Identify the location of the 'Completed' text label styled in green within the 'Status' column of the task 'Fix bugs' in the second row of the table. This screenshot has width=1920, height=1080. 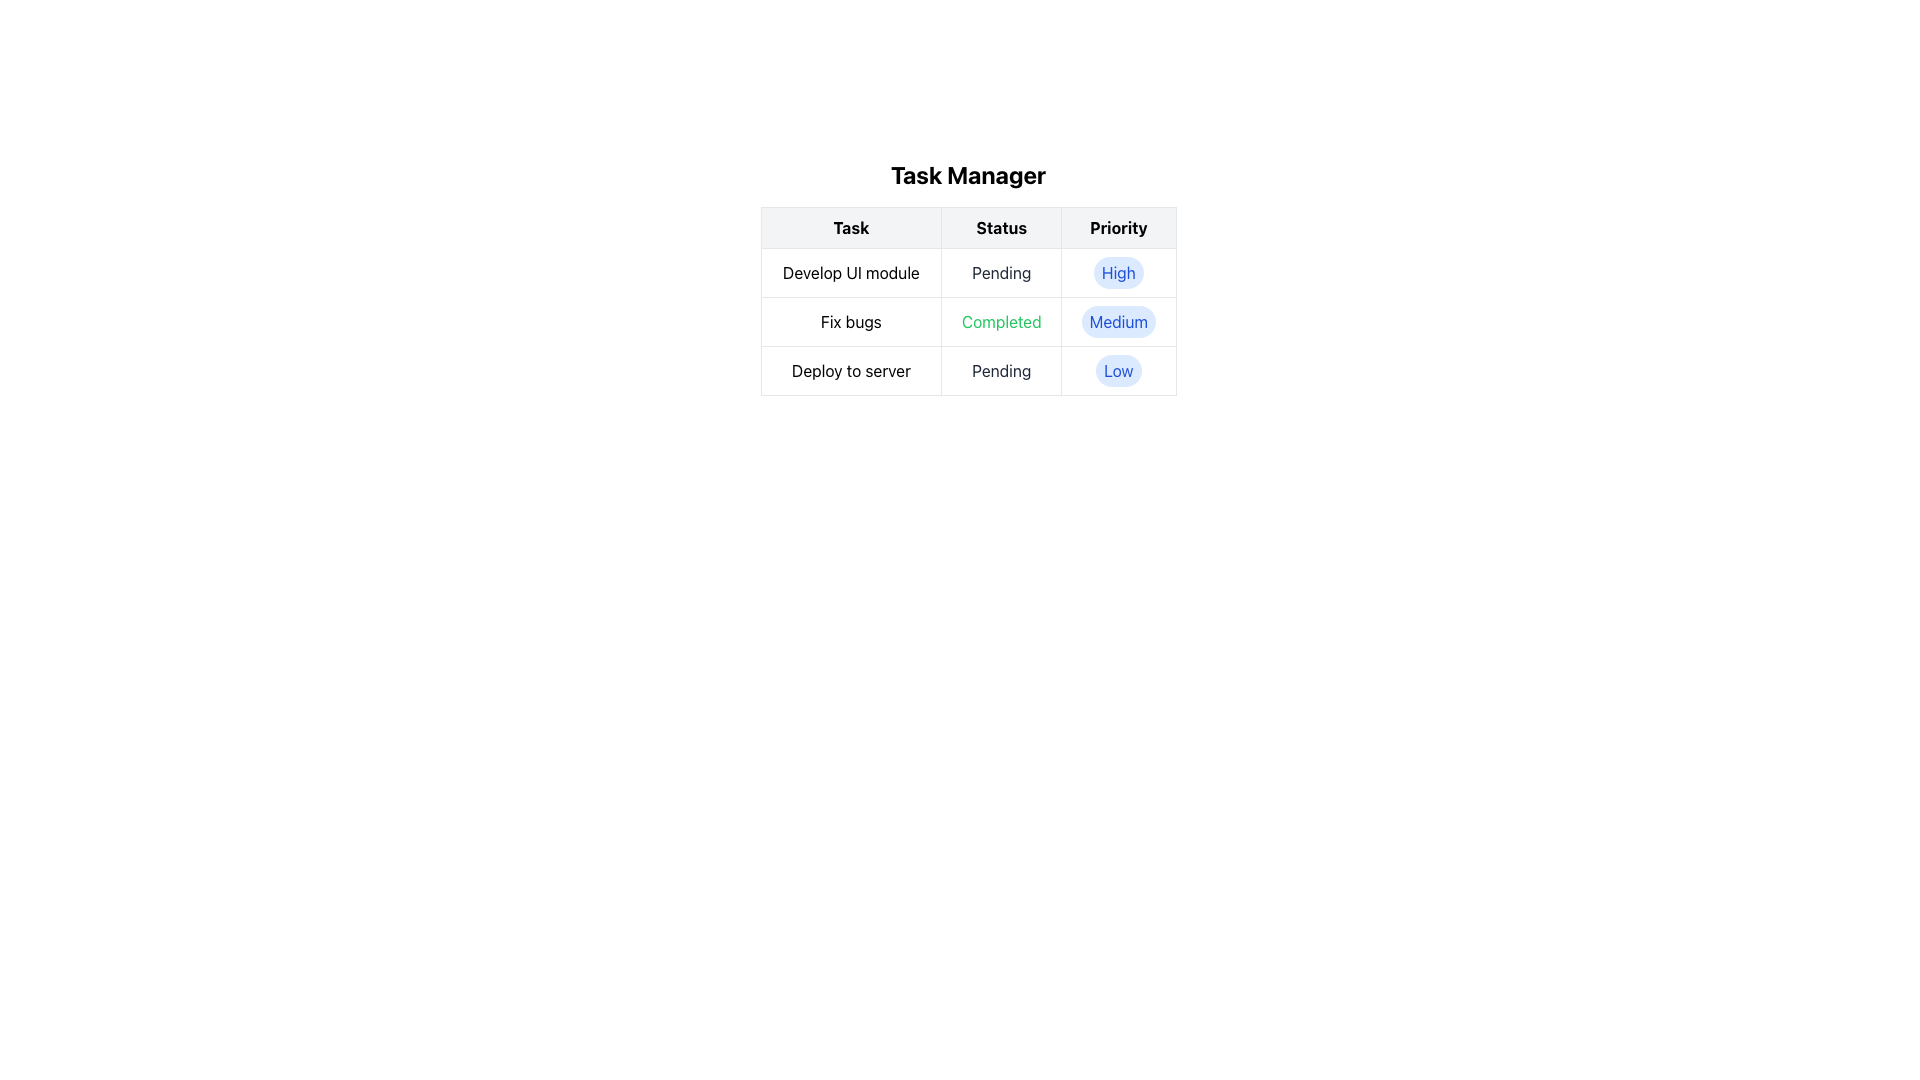
(1001, 320).